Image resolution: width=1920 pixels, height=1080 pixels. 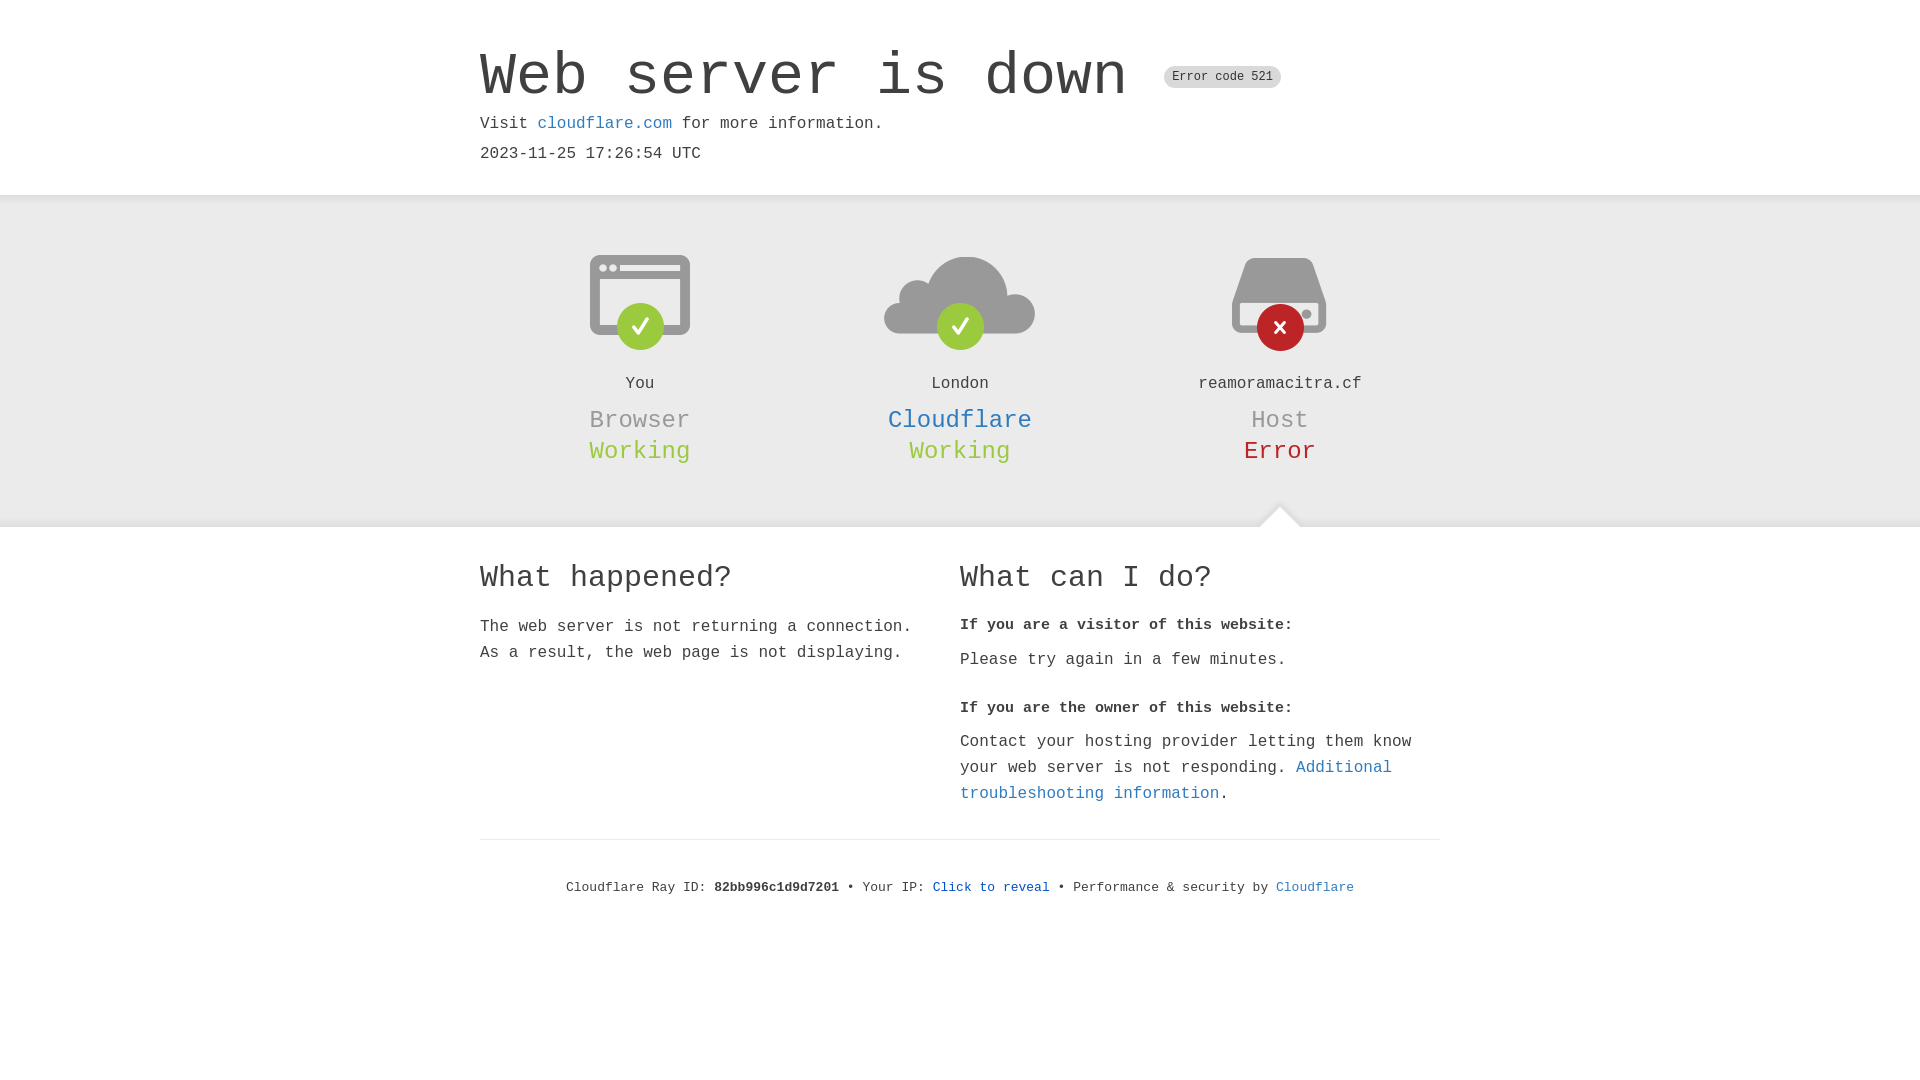 What do you see at coordinates (931, 886) in the screenshot?
I see `'Click to reveal'` at bounding box center [931, 886].